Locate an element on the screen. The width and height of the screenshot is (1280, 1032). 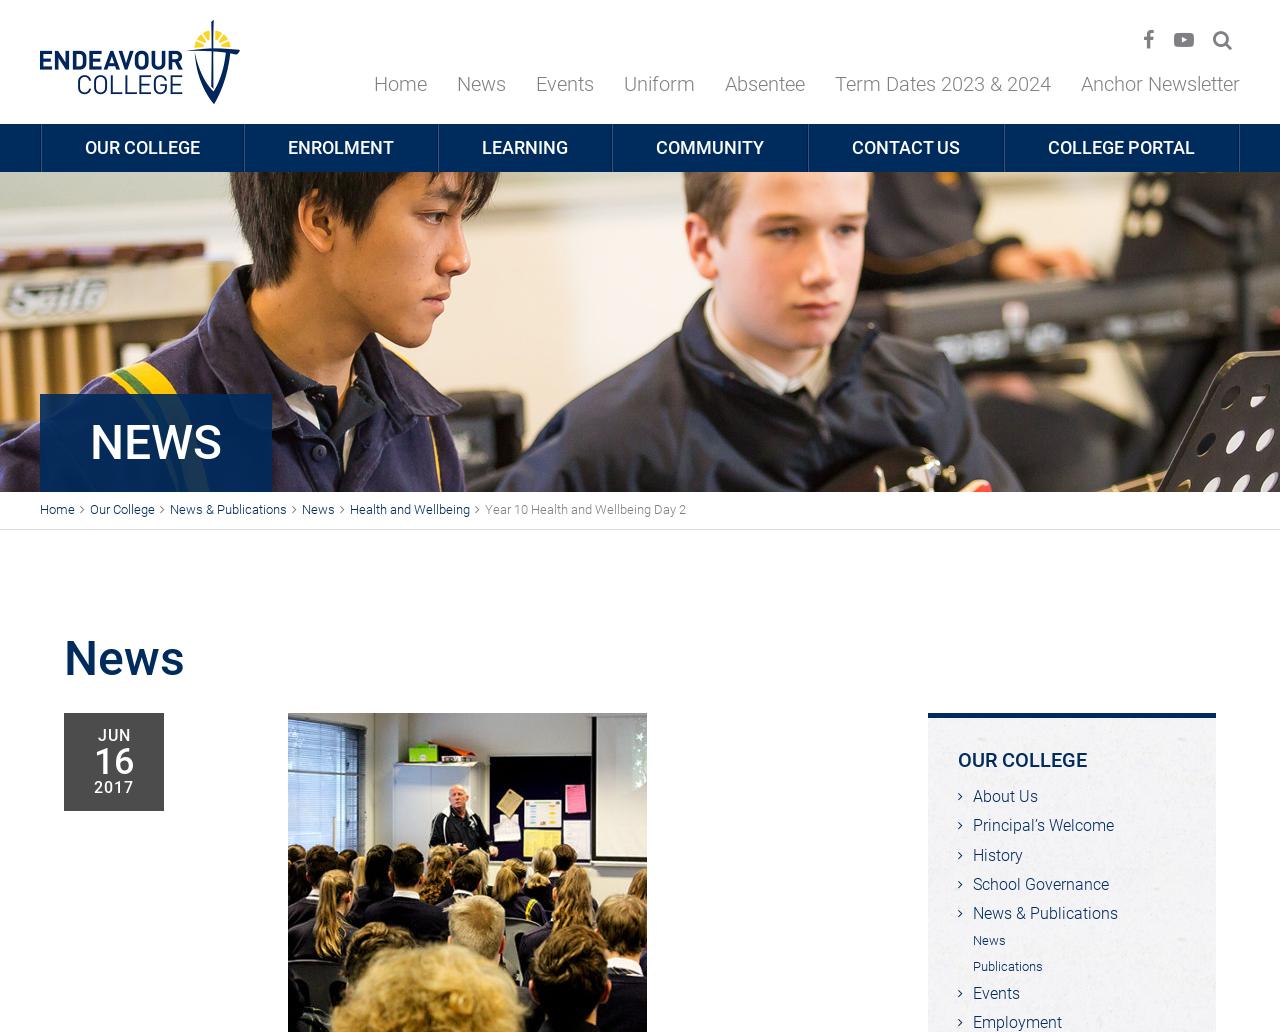
'About Us' is located at coordinates (1005, 796).